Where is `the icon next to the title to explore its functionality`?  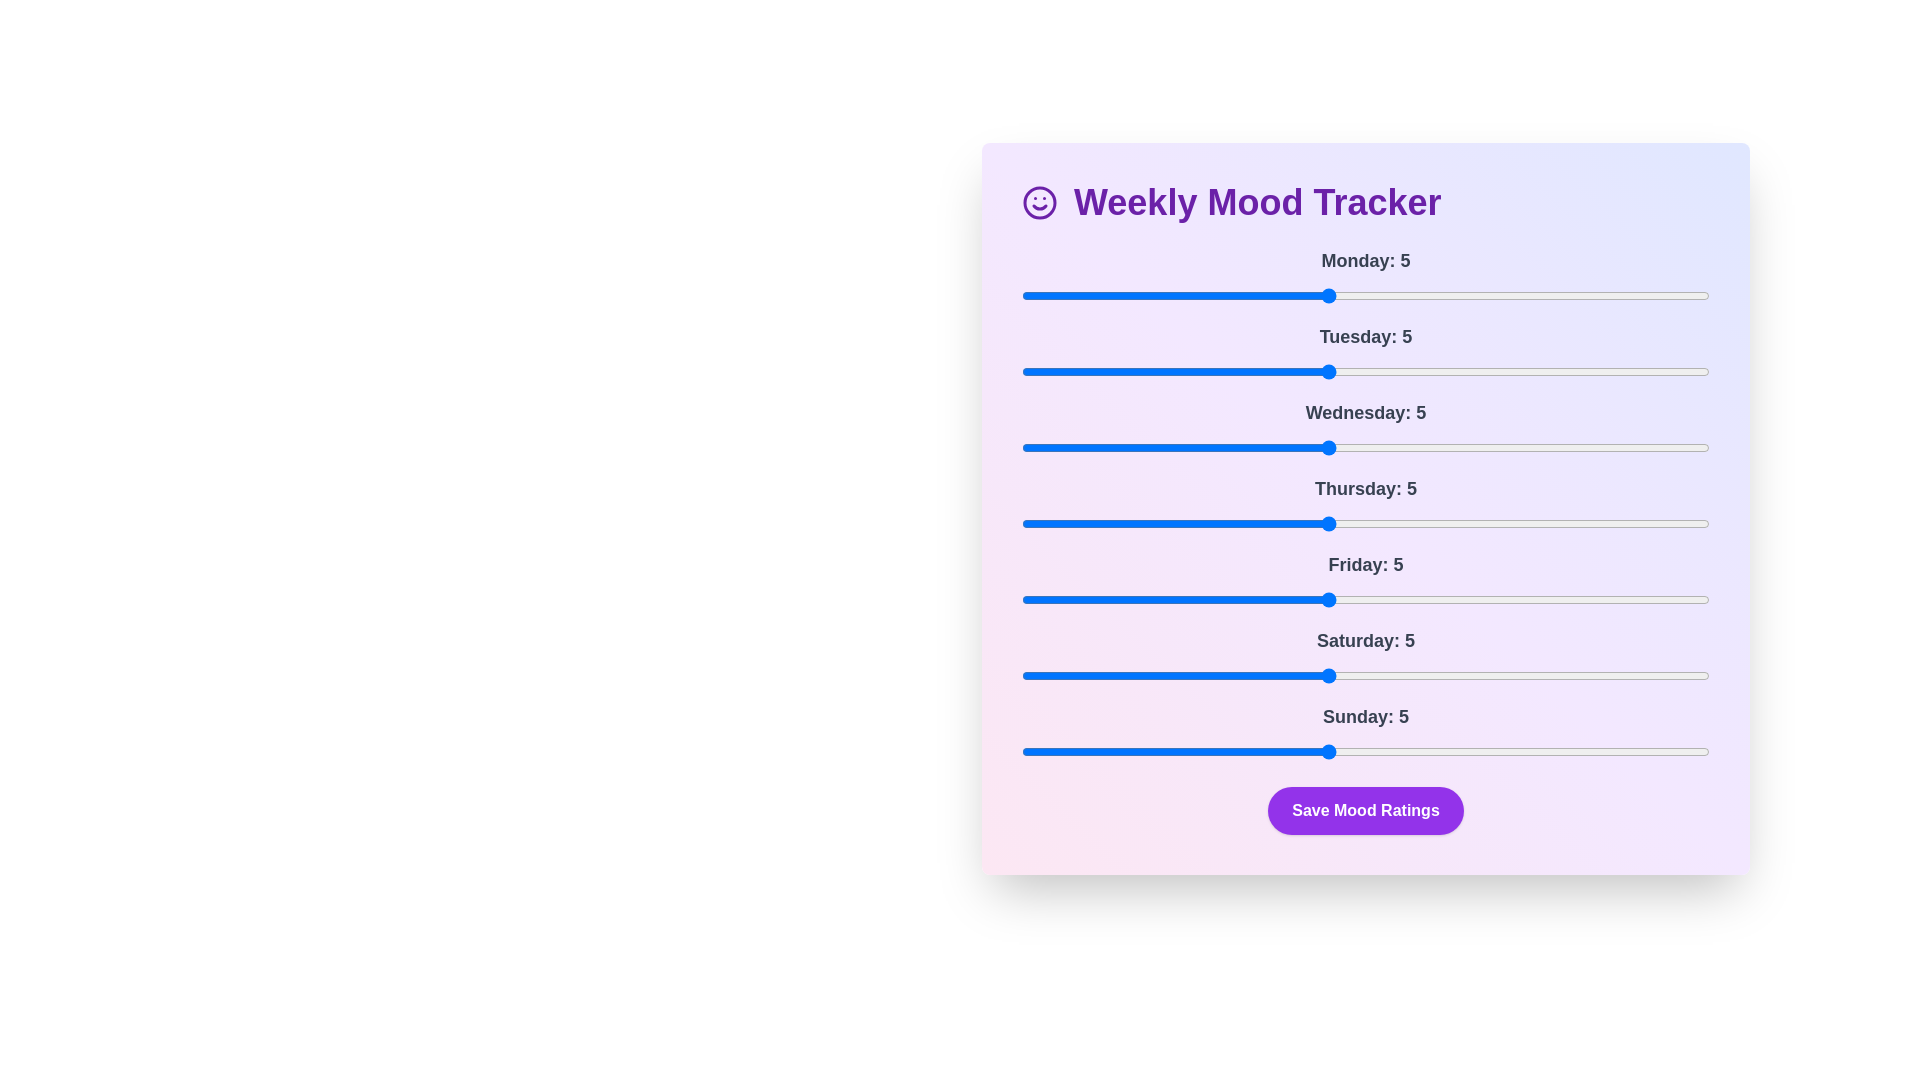
the icon next to the title to explore its functionality is located at coordinates (1040, 203).